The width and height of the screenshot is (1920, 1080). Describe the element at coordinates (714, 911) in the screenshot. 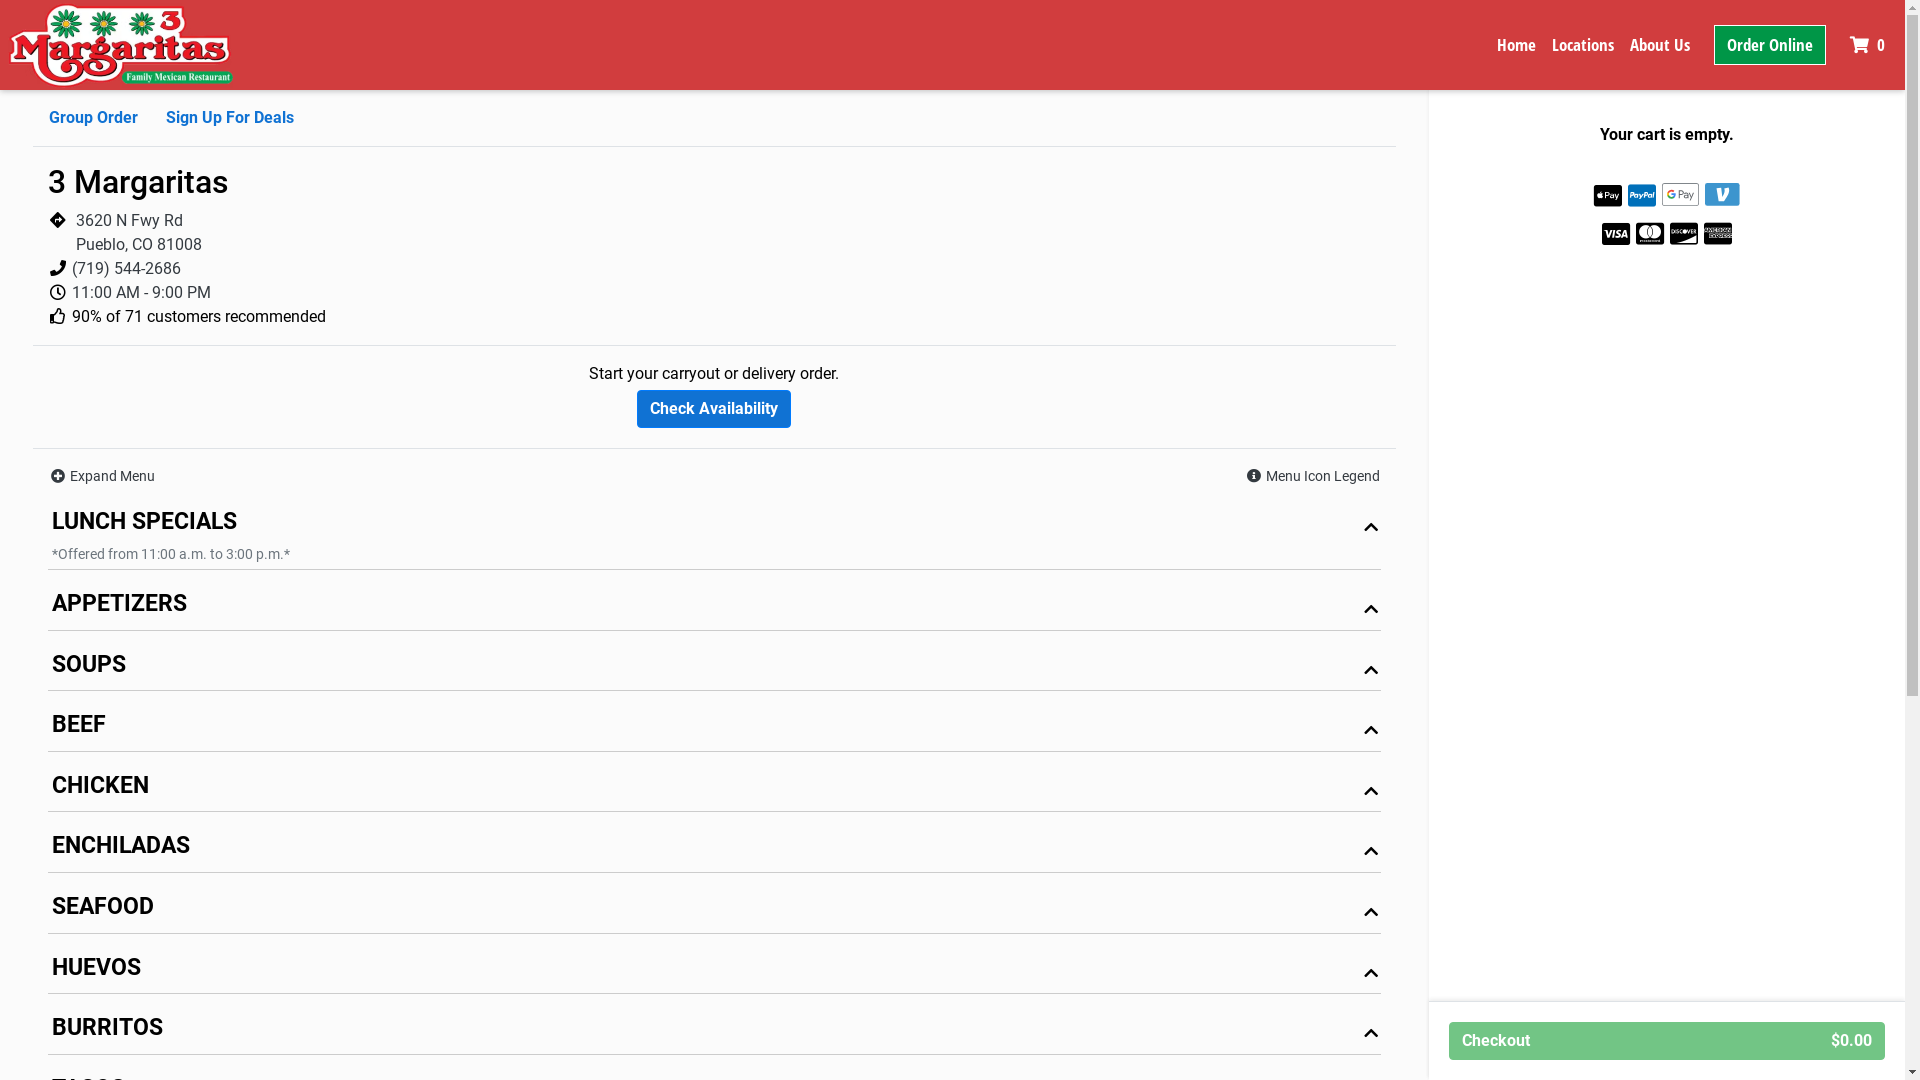

I see `'SEAFOOD'` at that location.